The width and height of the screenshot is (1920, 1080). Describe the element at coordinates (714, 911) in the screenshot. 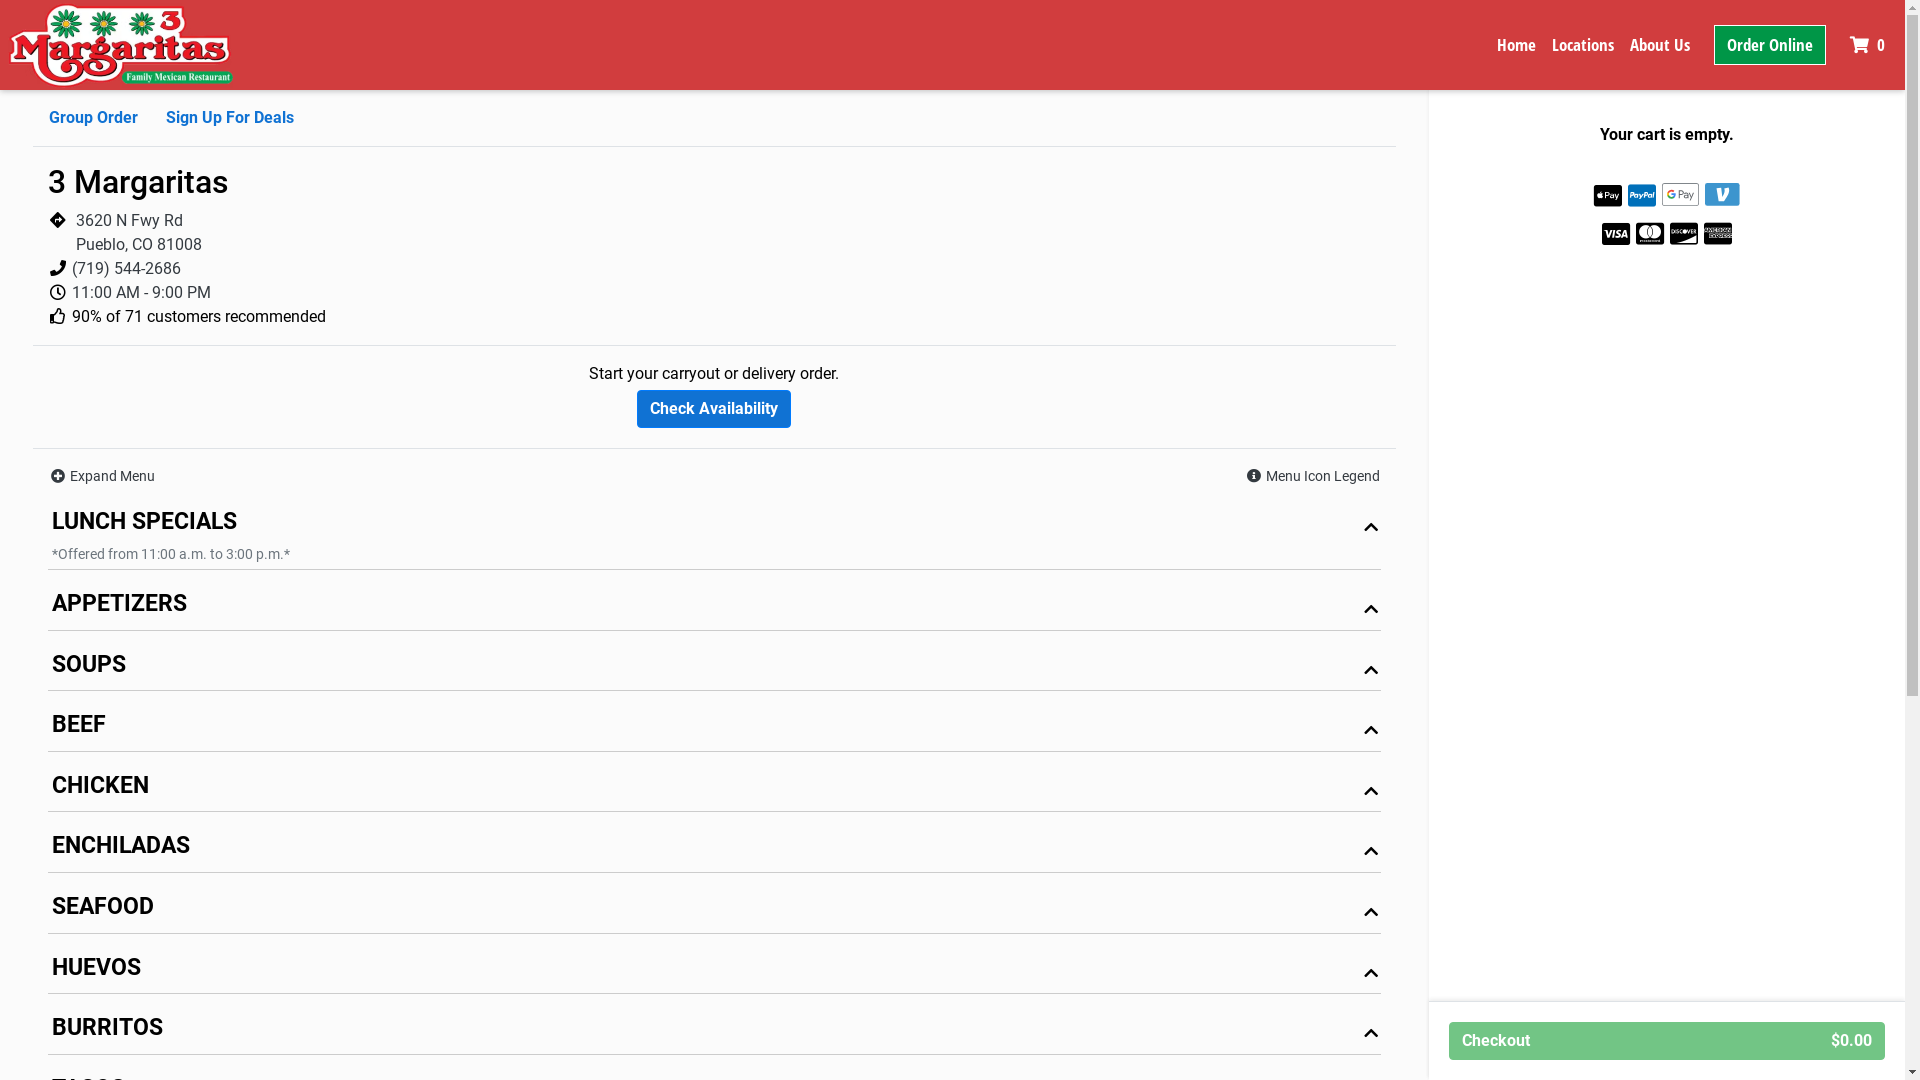

I see `'SEAFOOD'` at that location.